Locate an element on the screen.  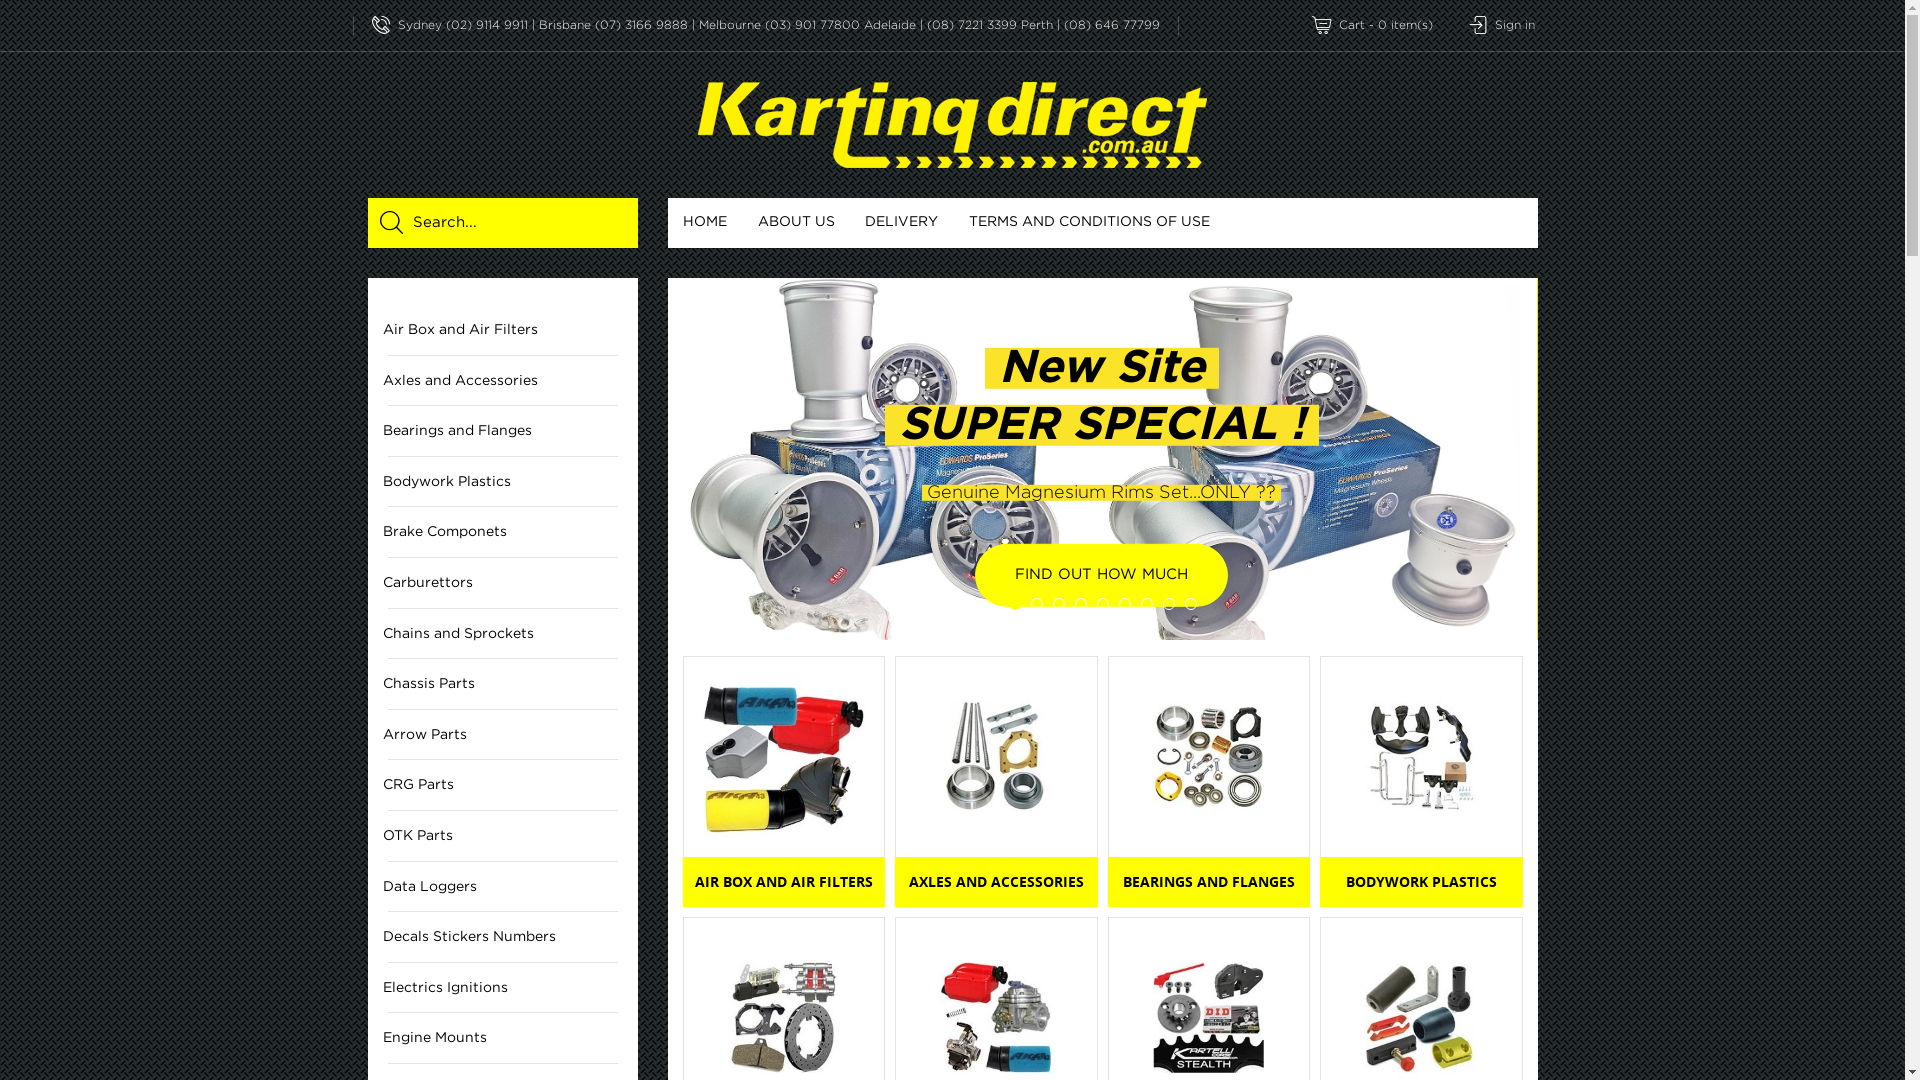
'ABOUT US' is located at coordinates (795, 223).